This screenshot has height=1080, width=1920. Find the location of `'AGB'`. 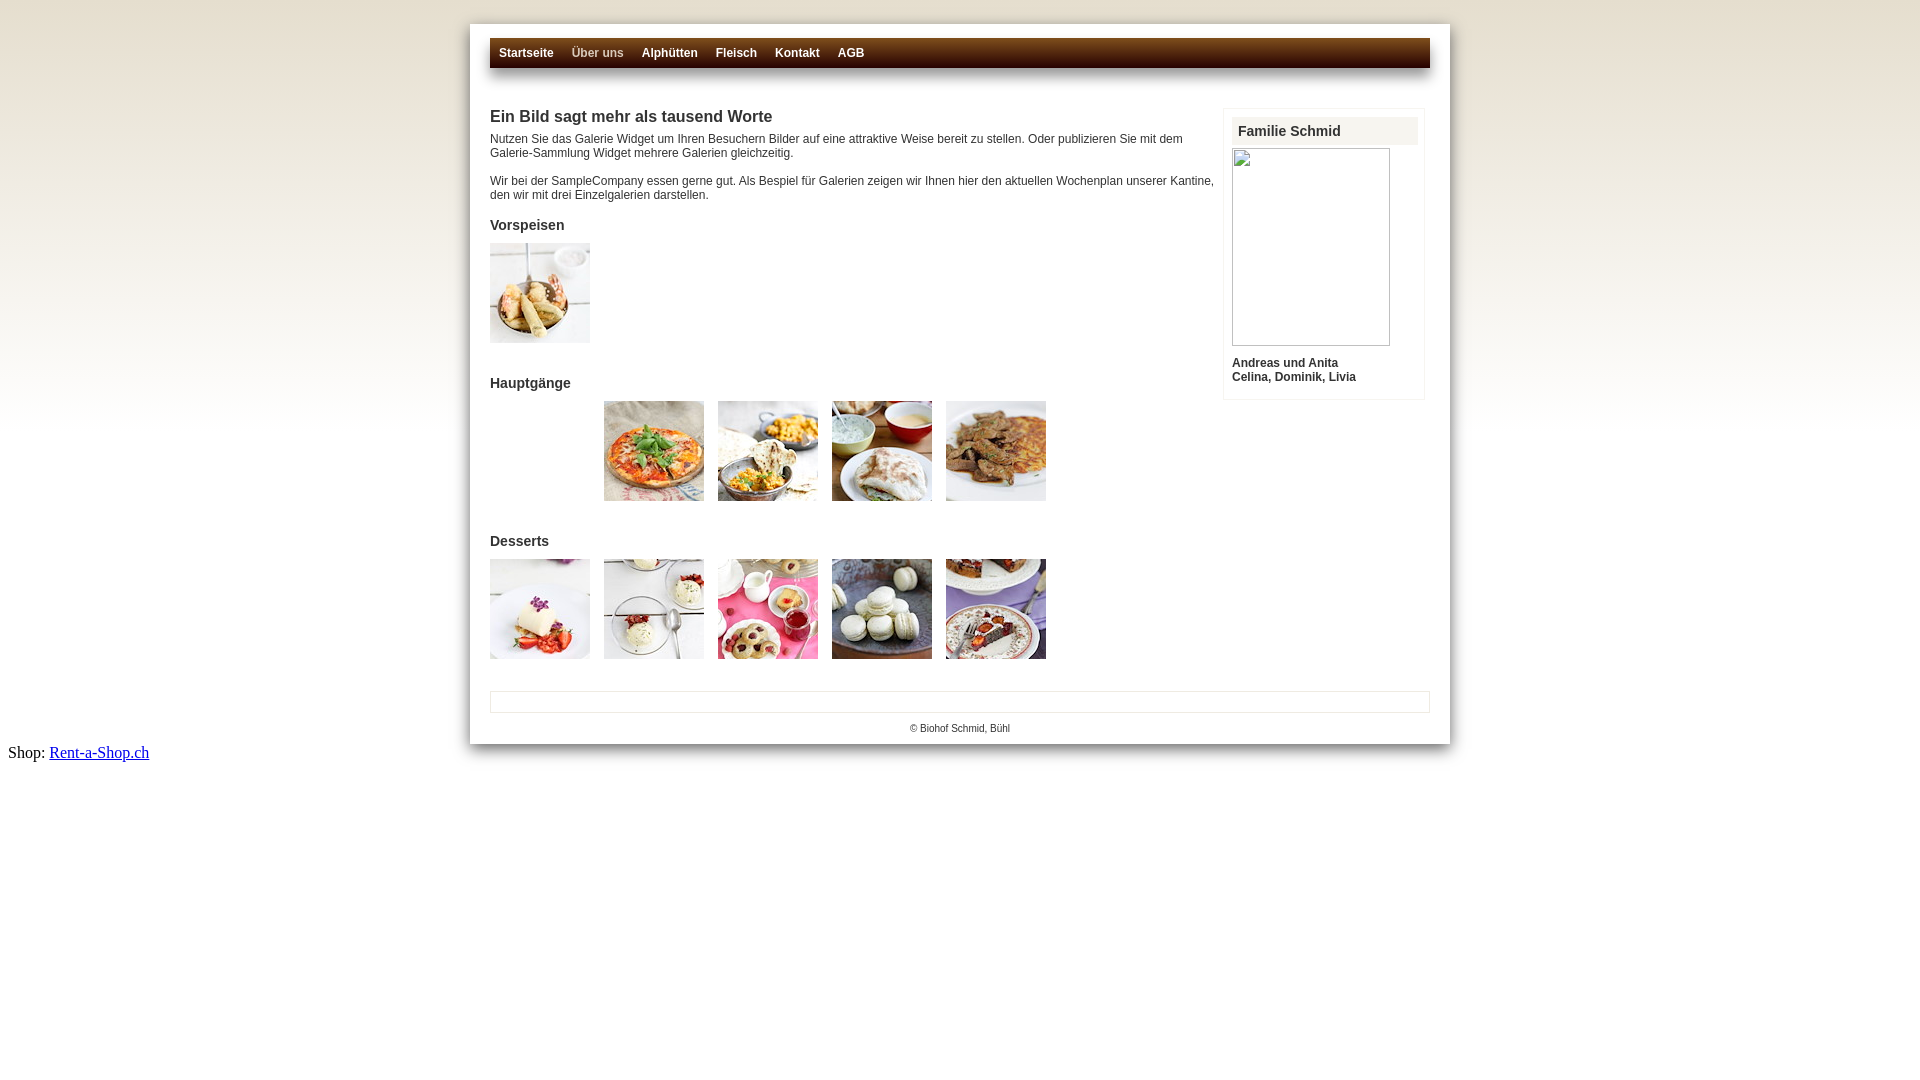

'AGB' is located at coordinates (836, 60).